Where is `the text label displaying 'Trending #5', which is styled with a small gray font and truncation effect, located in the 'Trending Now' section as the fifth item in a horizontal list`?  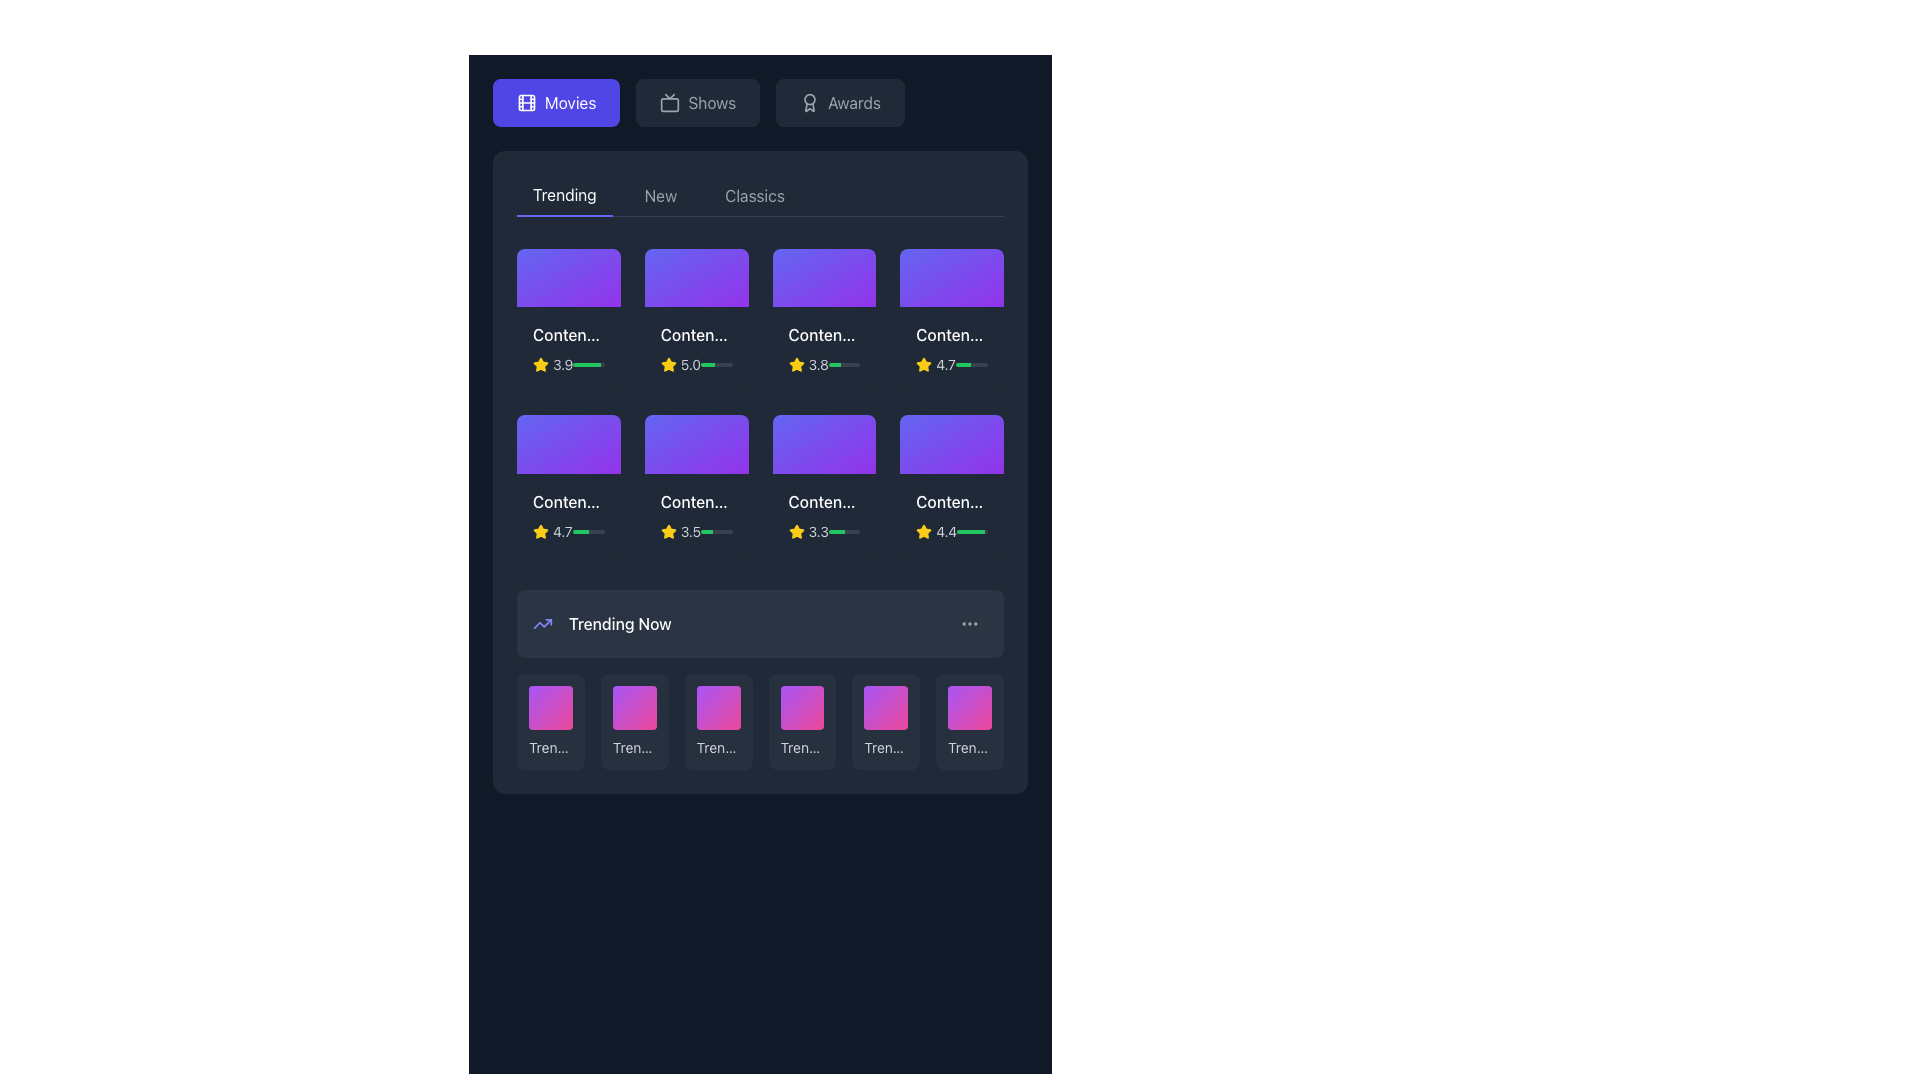 the text label displaying 'Trending #5', which is styled with a small gray font and truncation effect, located in the 'Trending Now' section as the fifth item in a horizontal list is located at coordinates (885, 747).